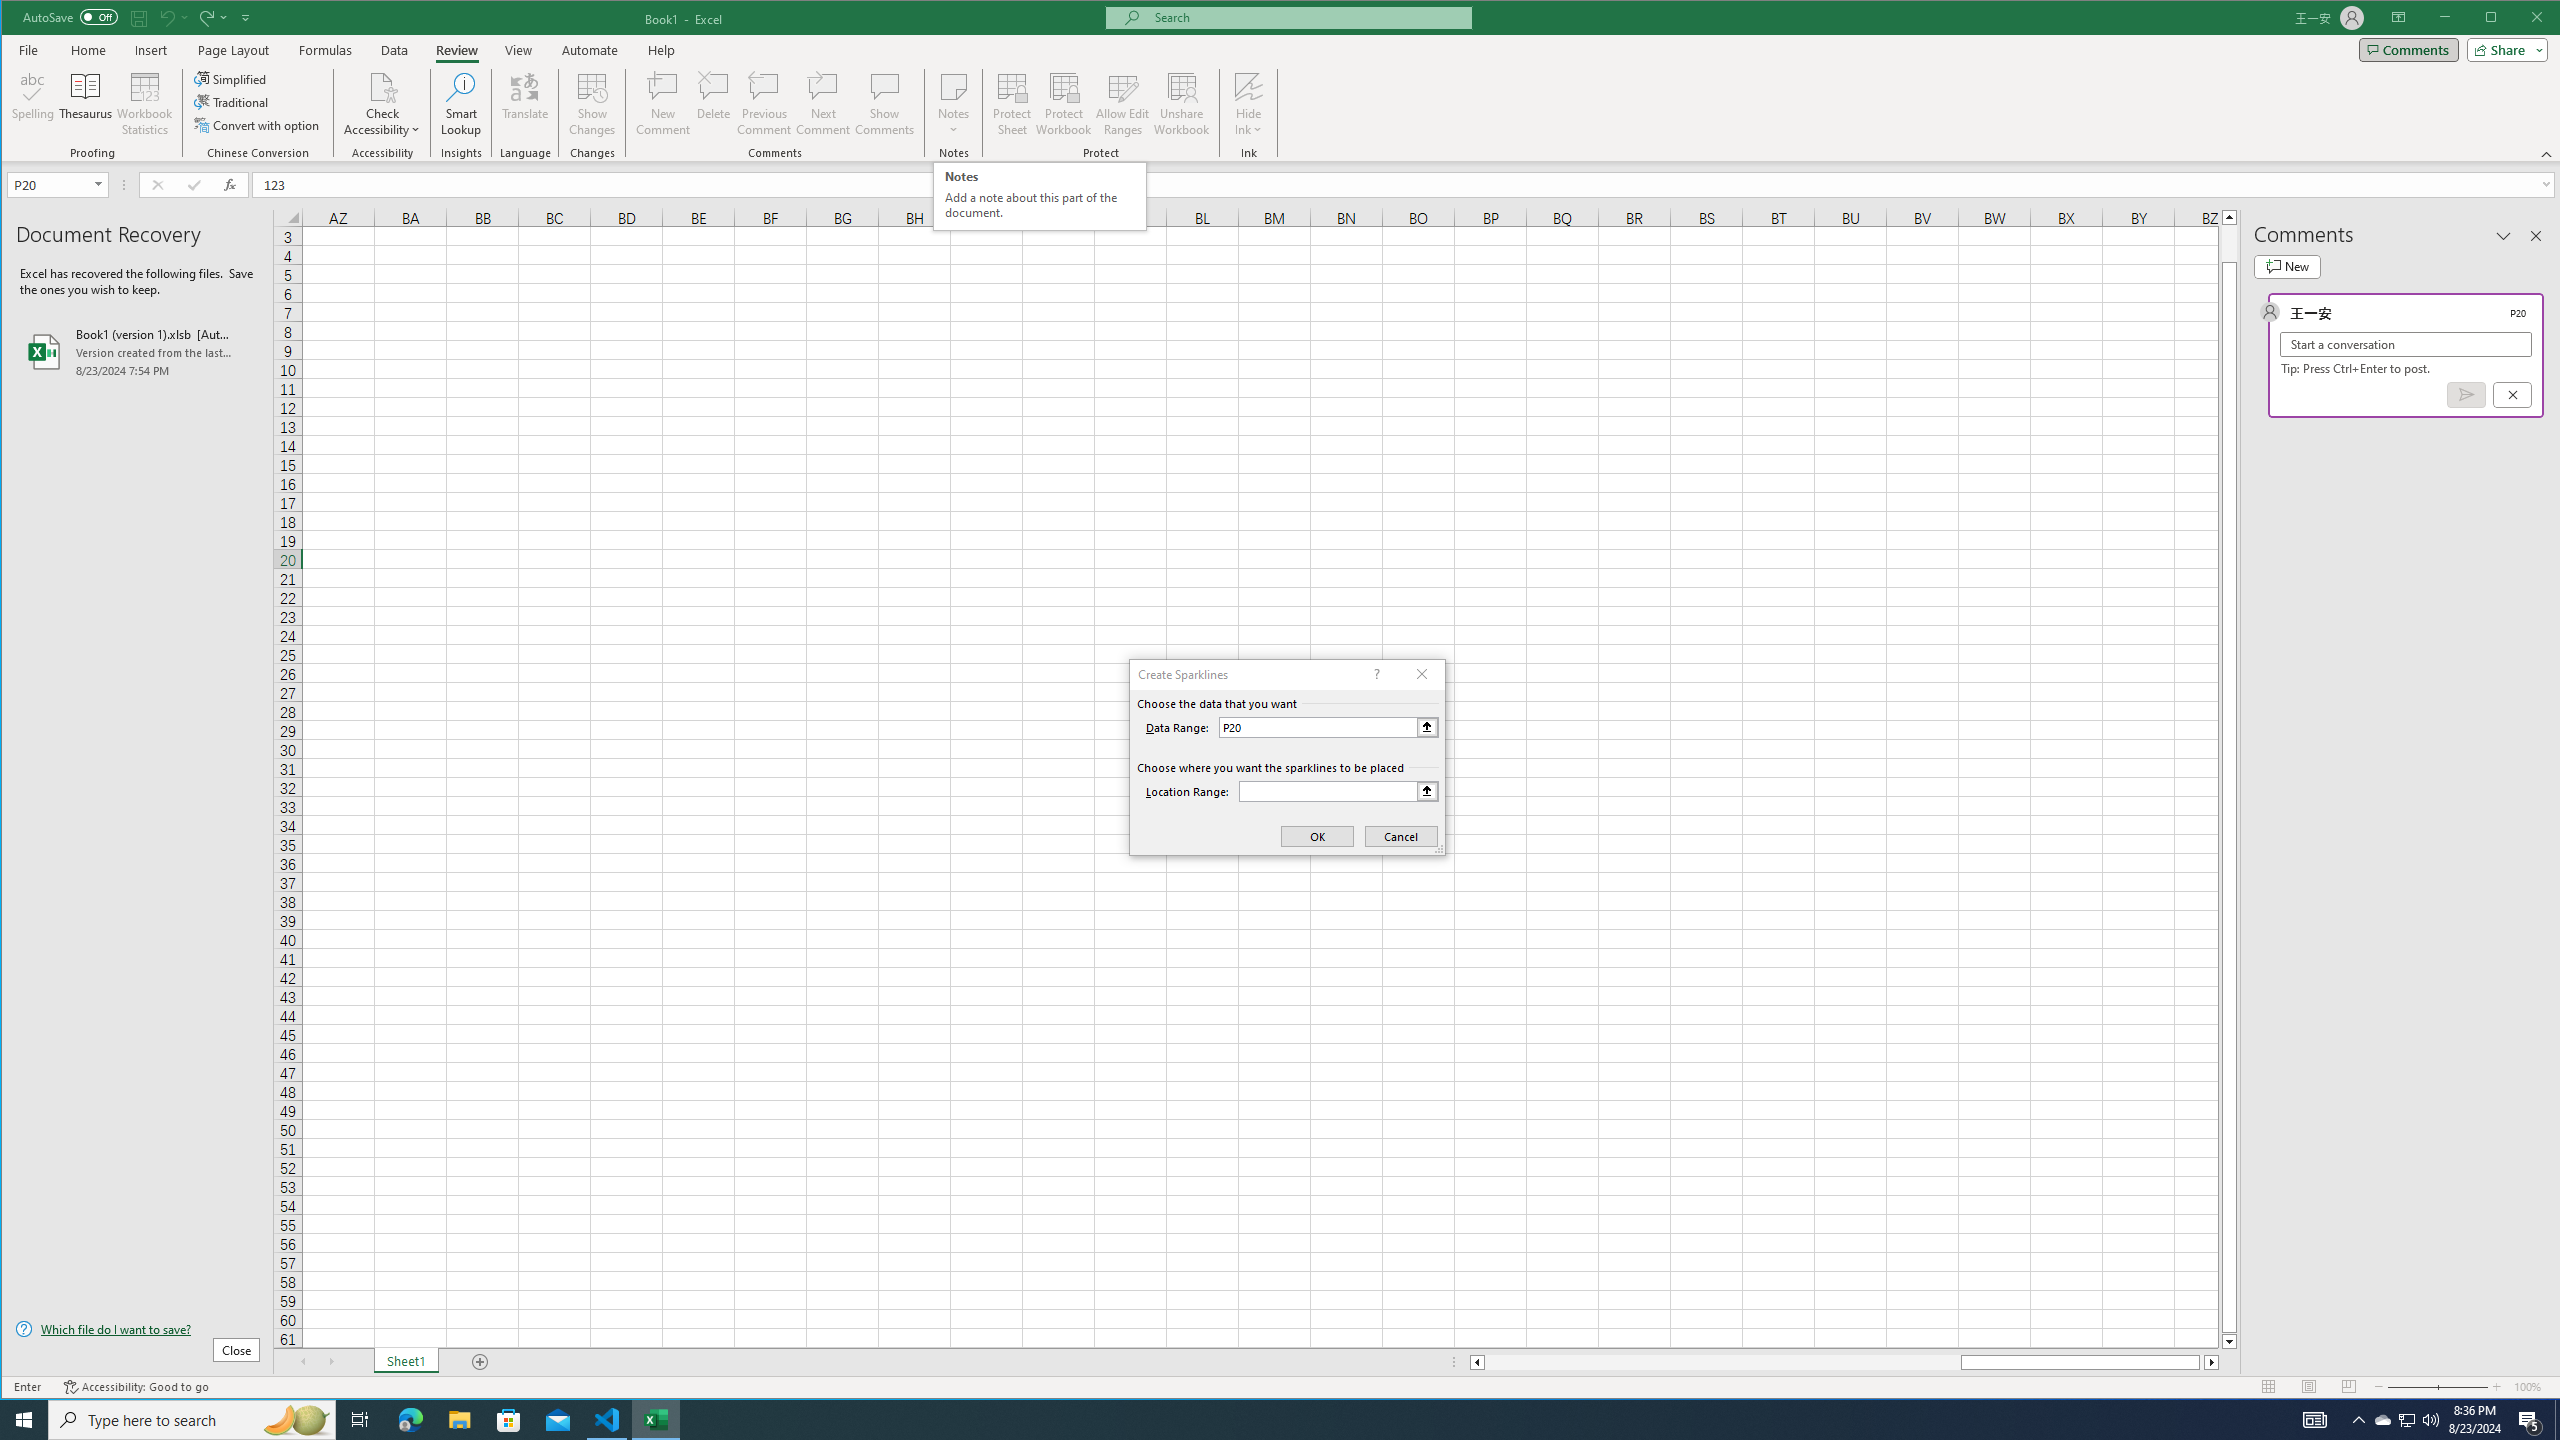  What do you see at coordinates (2405, 344) in the screenshot?
I see `'Start a conversation'` at bounding box center [2405, 344].